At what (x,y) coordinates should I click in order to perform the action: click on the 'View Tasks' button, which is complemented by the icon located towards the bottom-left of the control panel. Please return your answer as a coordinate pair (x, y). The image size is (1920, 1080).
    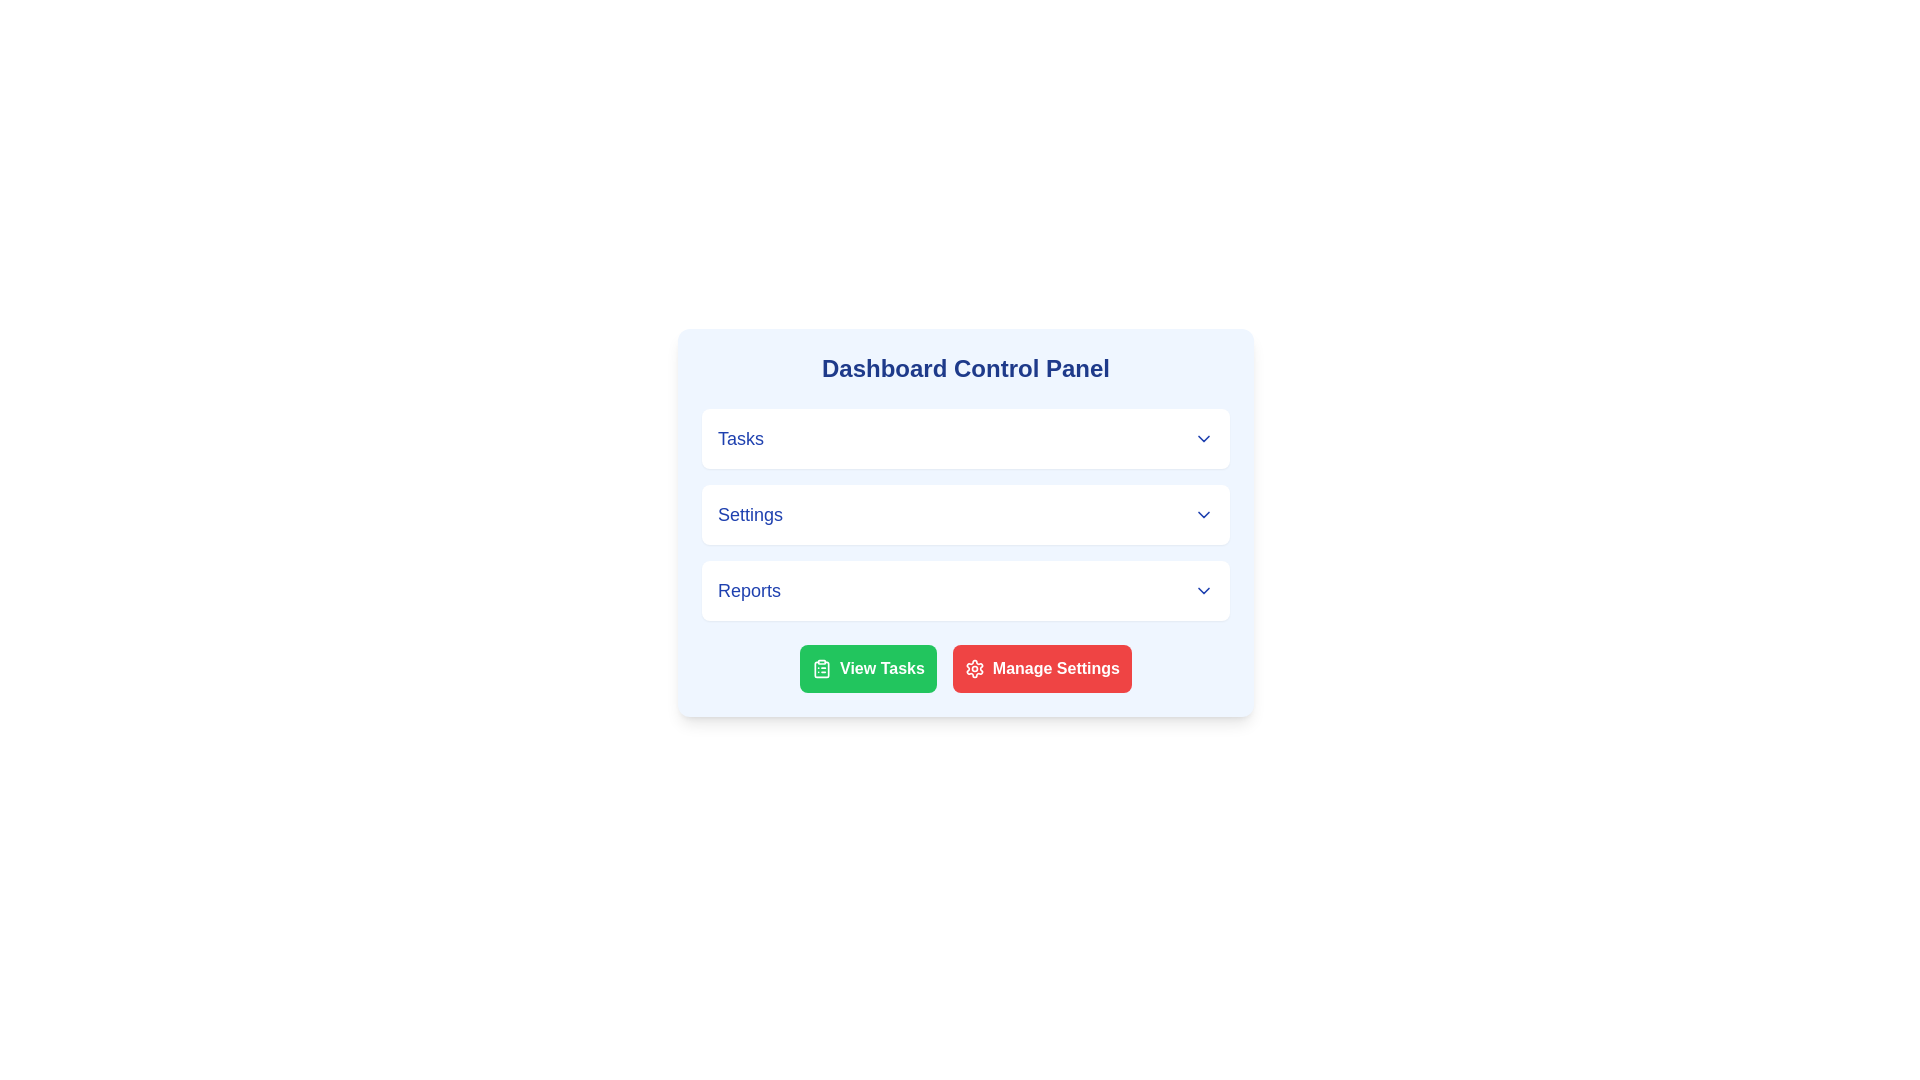
    Looking at the image, I should click on (821, 668).